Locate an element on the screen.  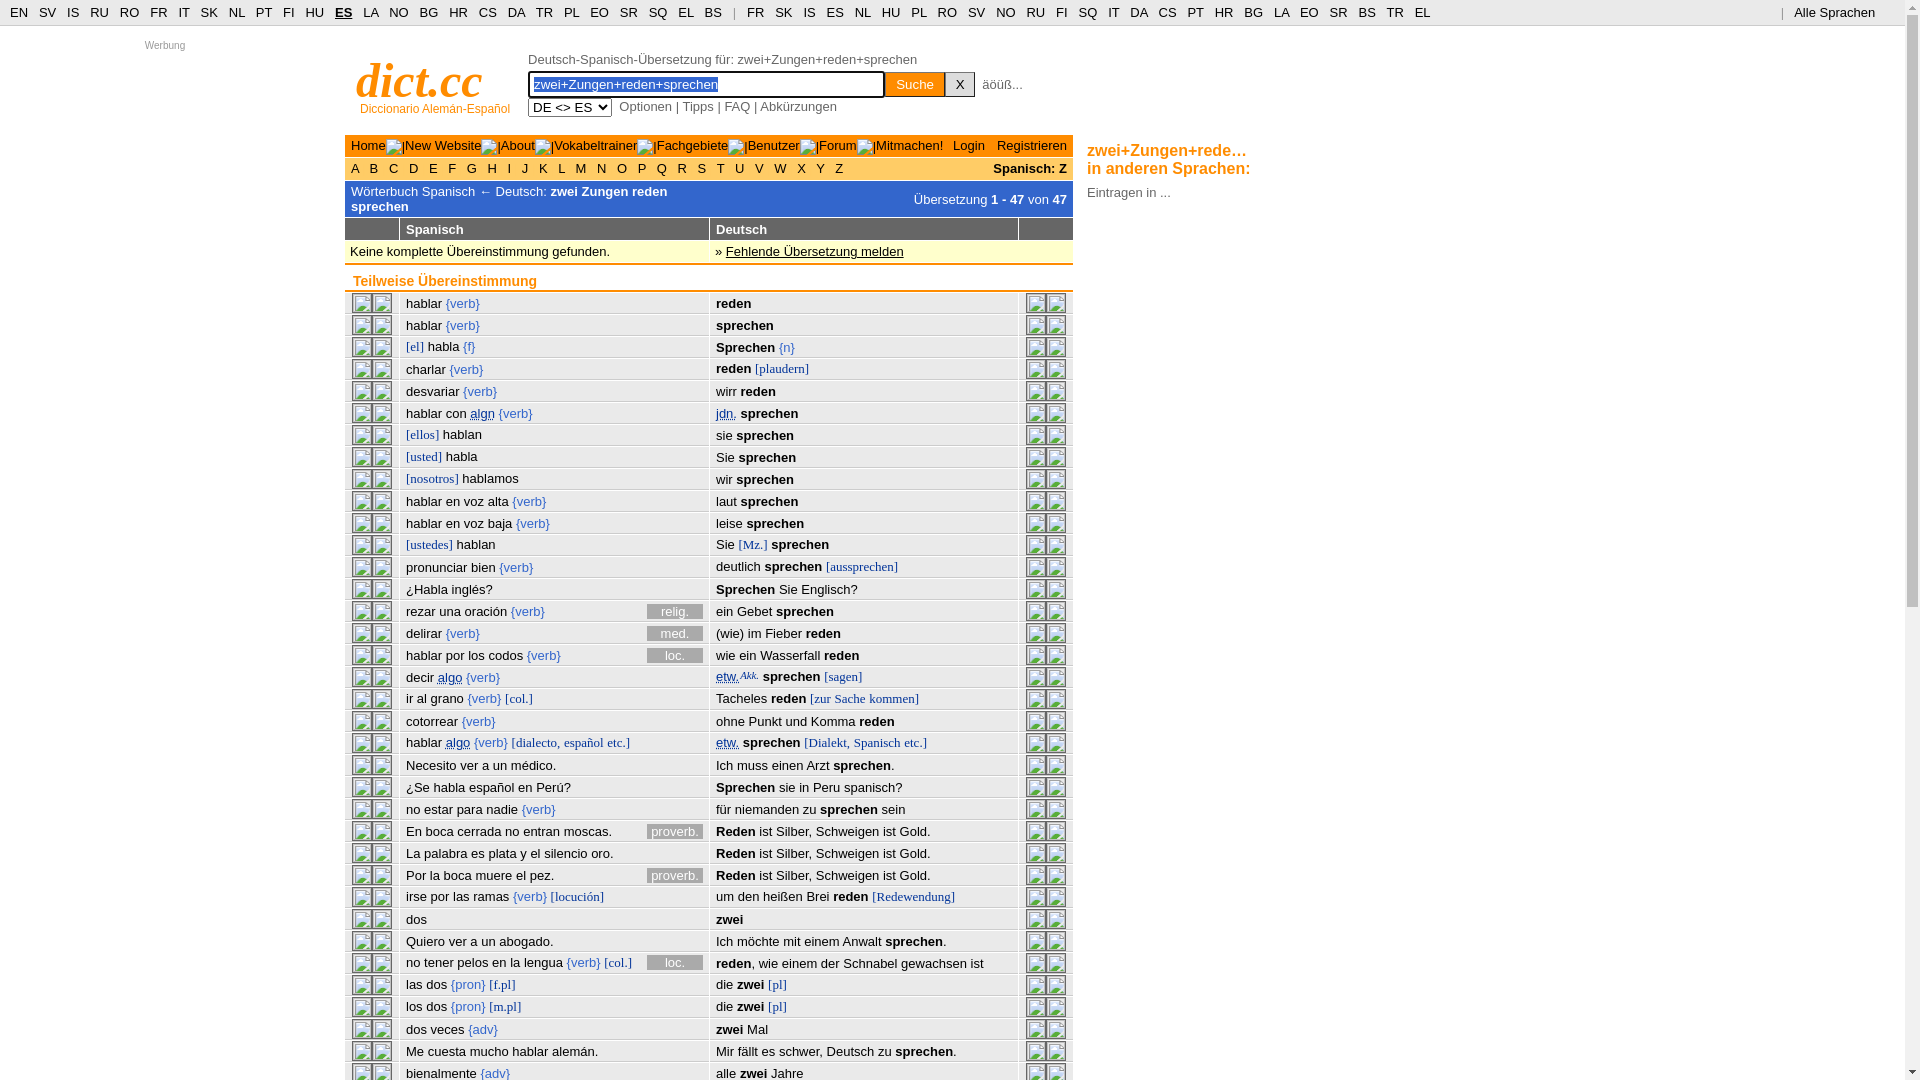
'hablan' is located at coordinates (461, 433).